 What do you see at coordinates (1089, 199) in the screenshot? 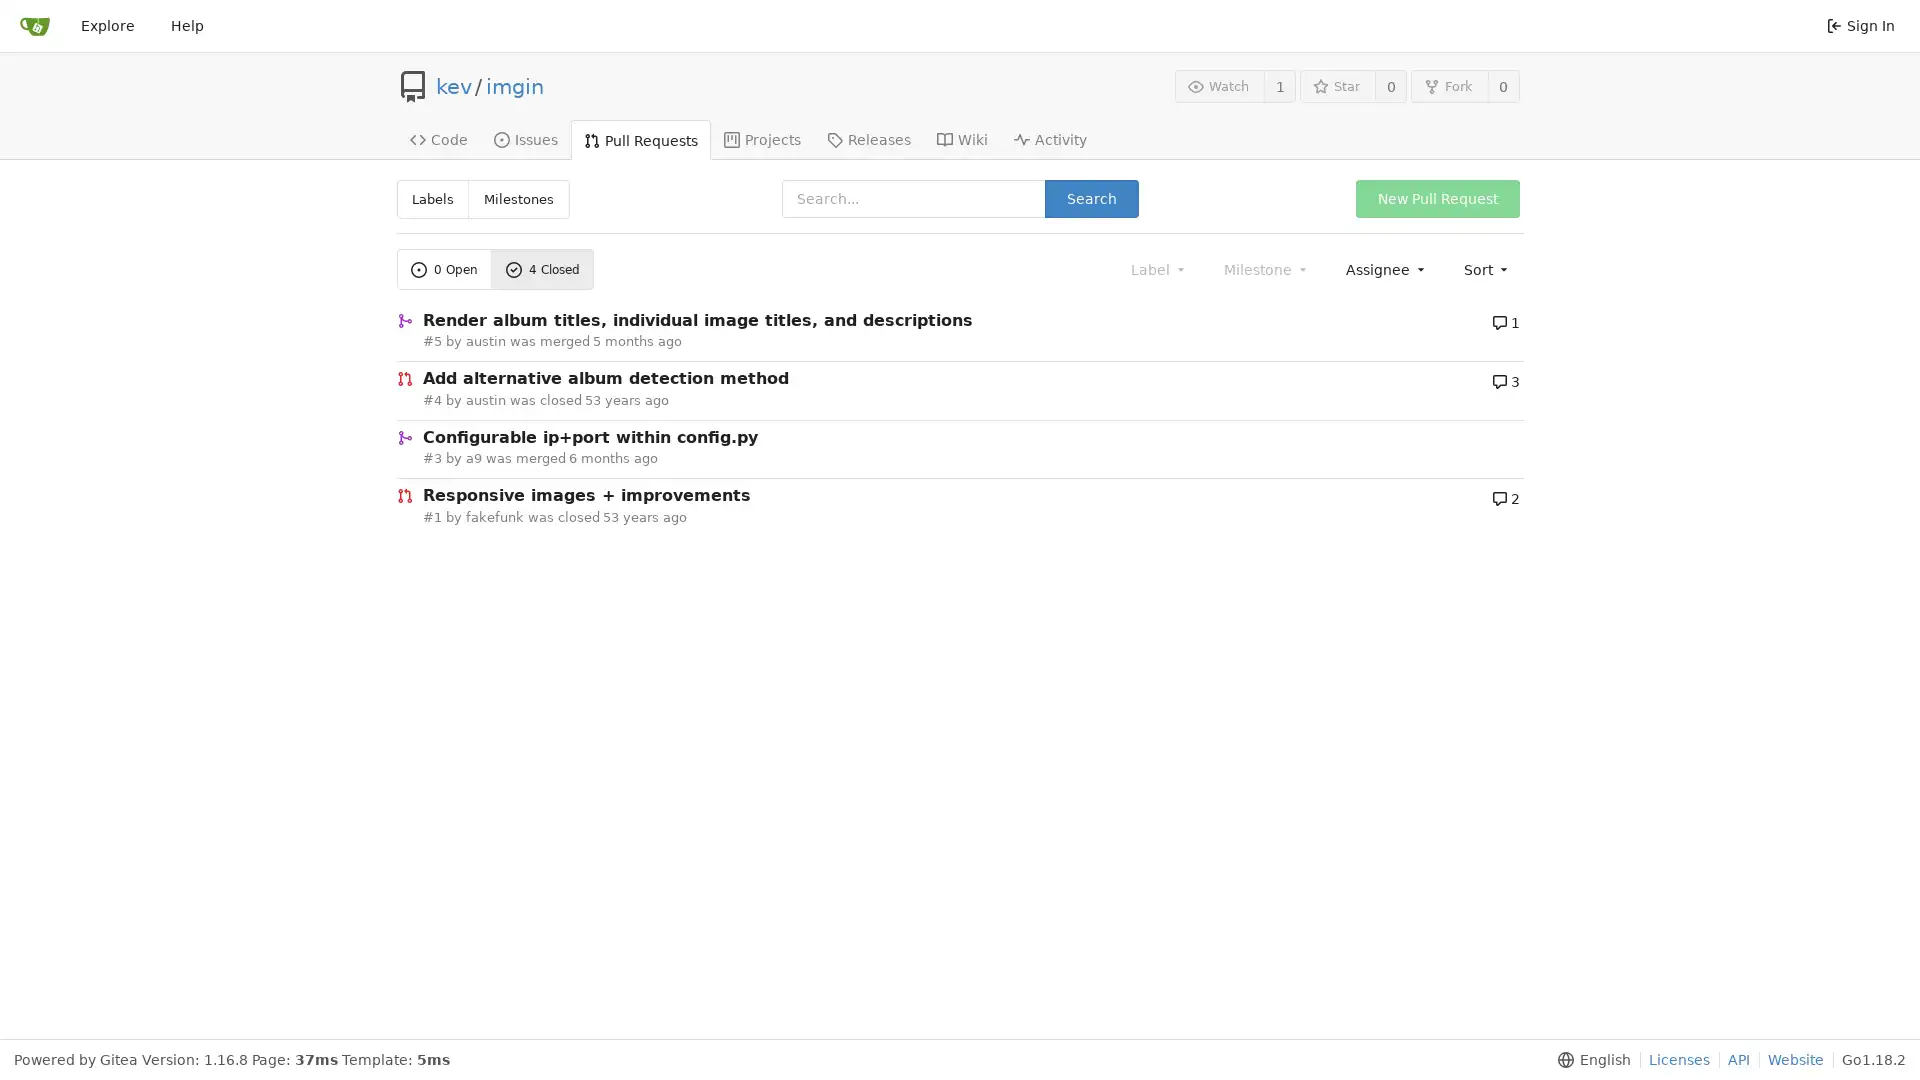
I see `Search` at bounding box center [1089, 199].